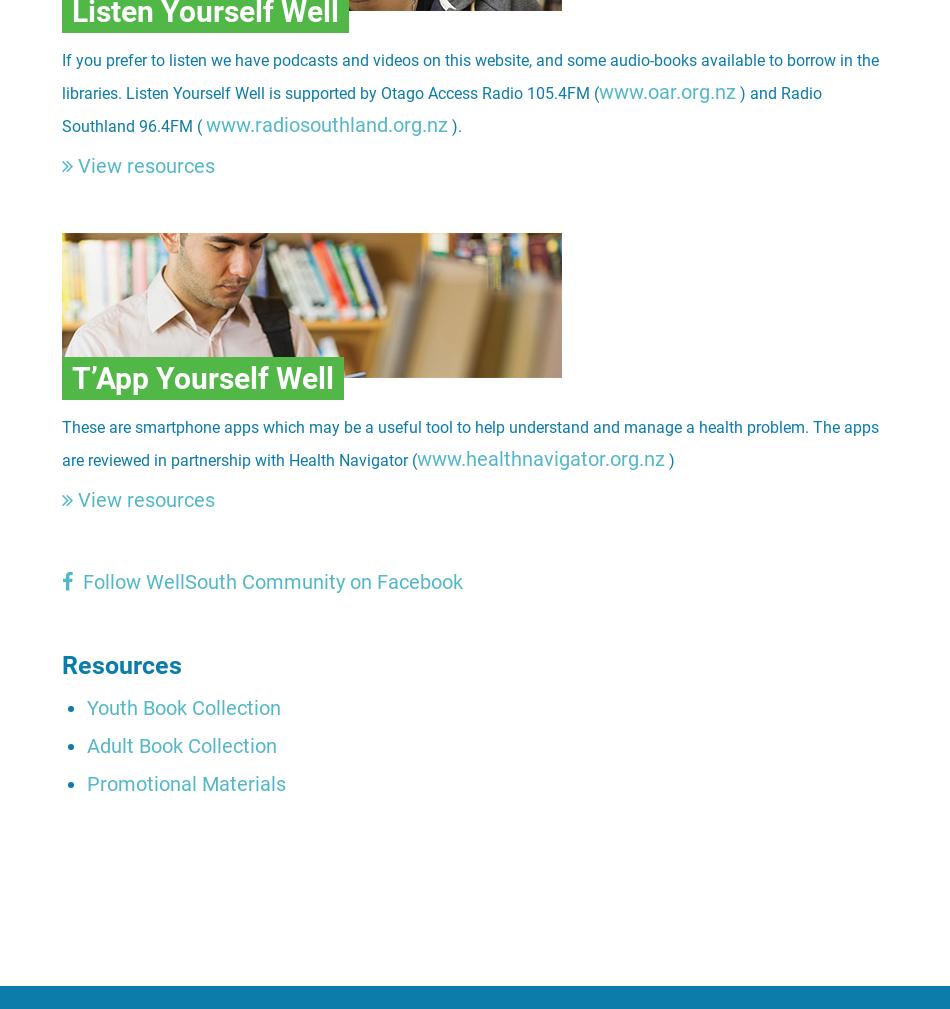 This screenshot has height=1009, width=950. I want to click on 'If you prefer to listen we have podcasts and videos on this website, and some audio-books available to borrow in the libraries. Listen Yourself Well is supported by Otago Access Radio 105.4FM (', so click(60, 75).